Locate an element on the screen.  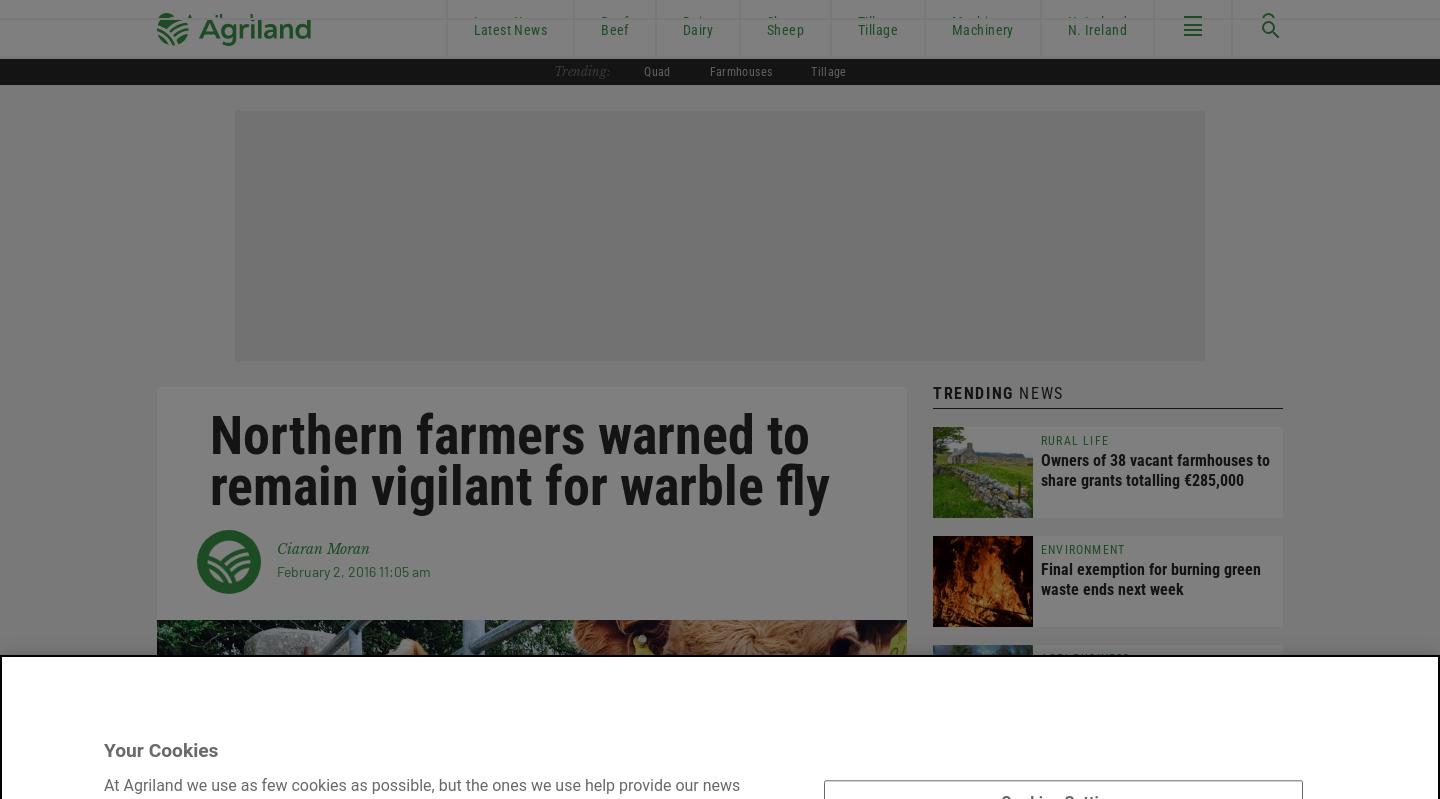
'N. Ireland' is located at coordinates (1095, 29).